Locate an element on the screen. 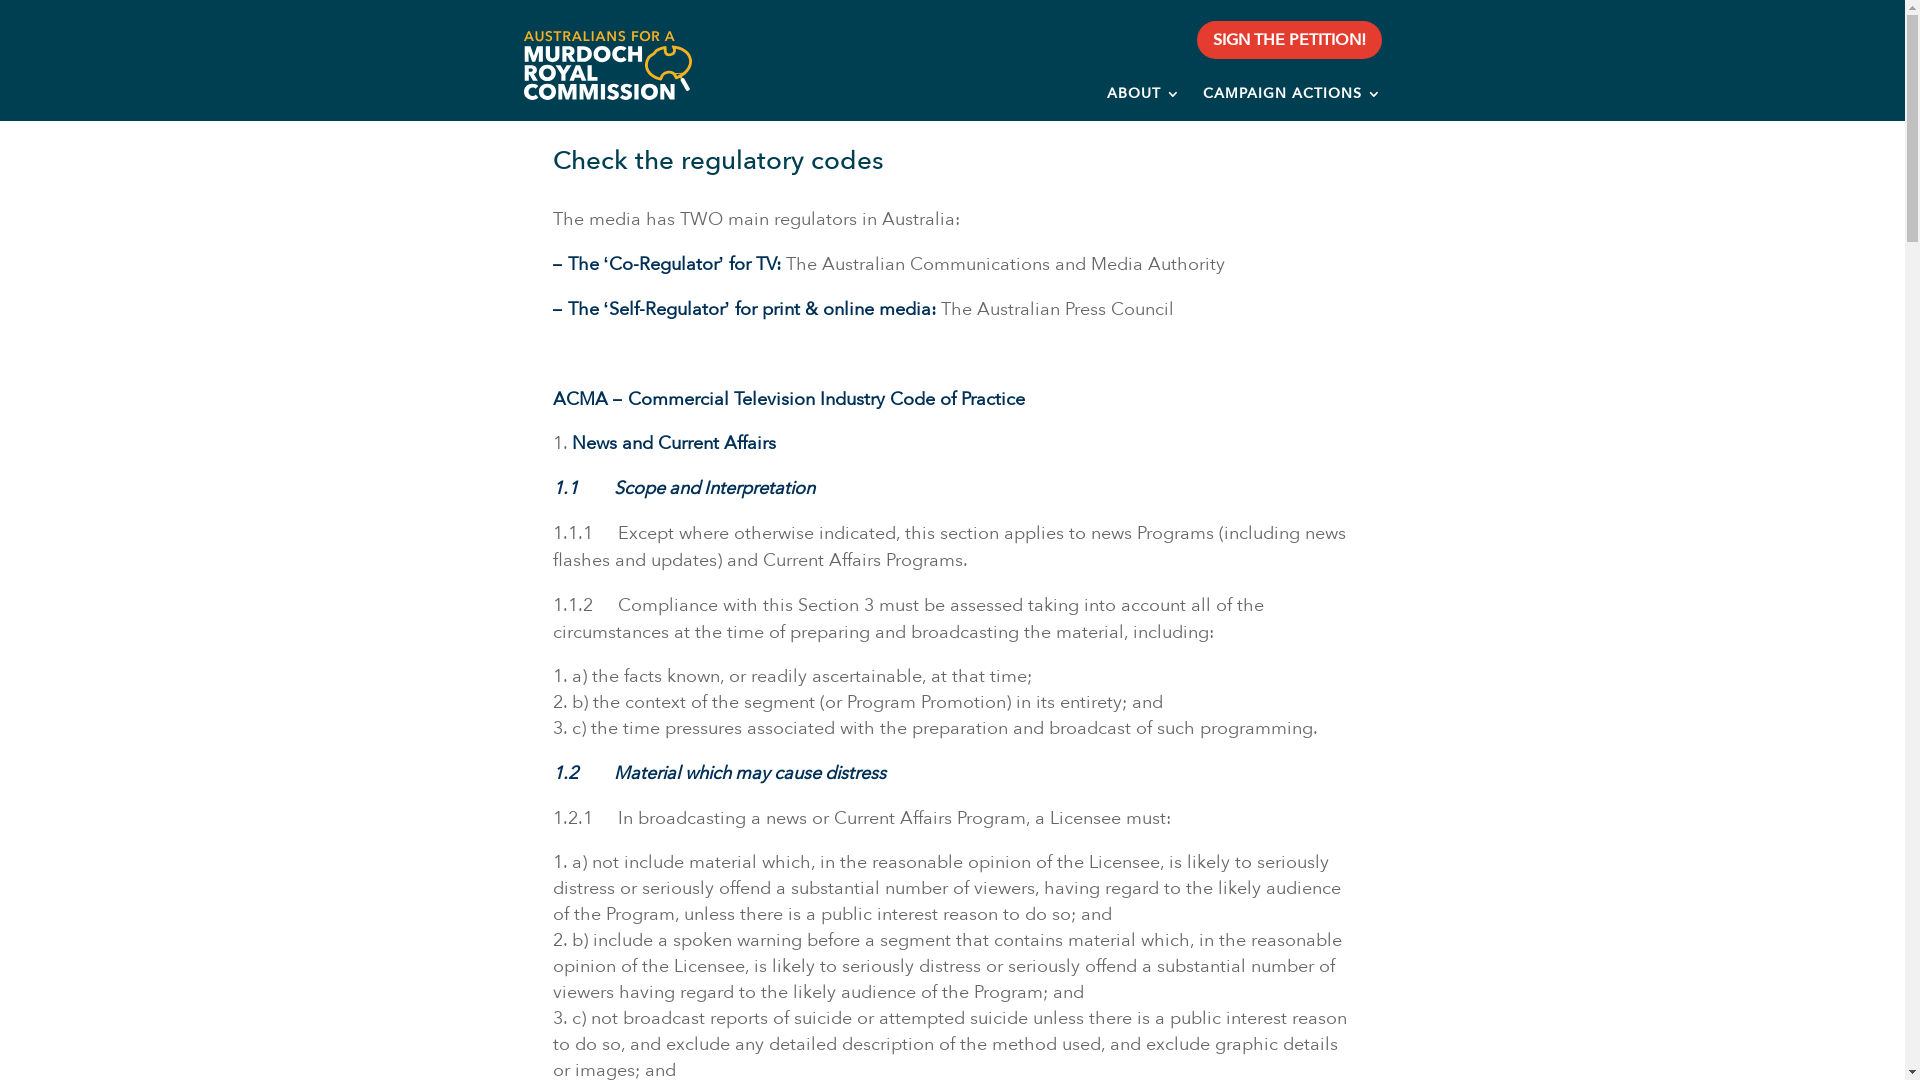 The width and height of the screenshot is (1920, 1080). 'ABOUT' is located at coordinates (1143, 97).